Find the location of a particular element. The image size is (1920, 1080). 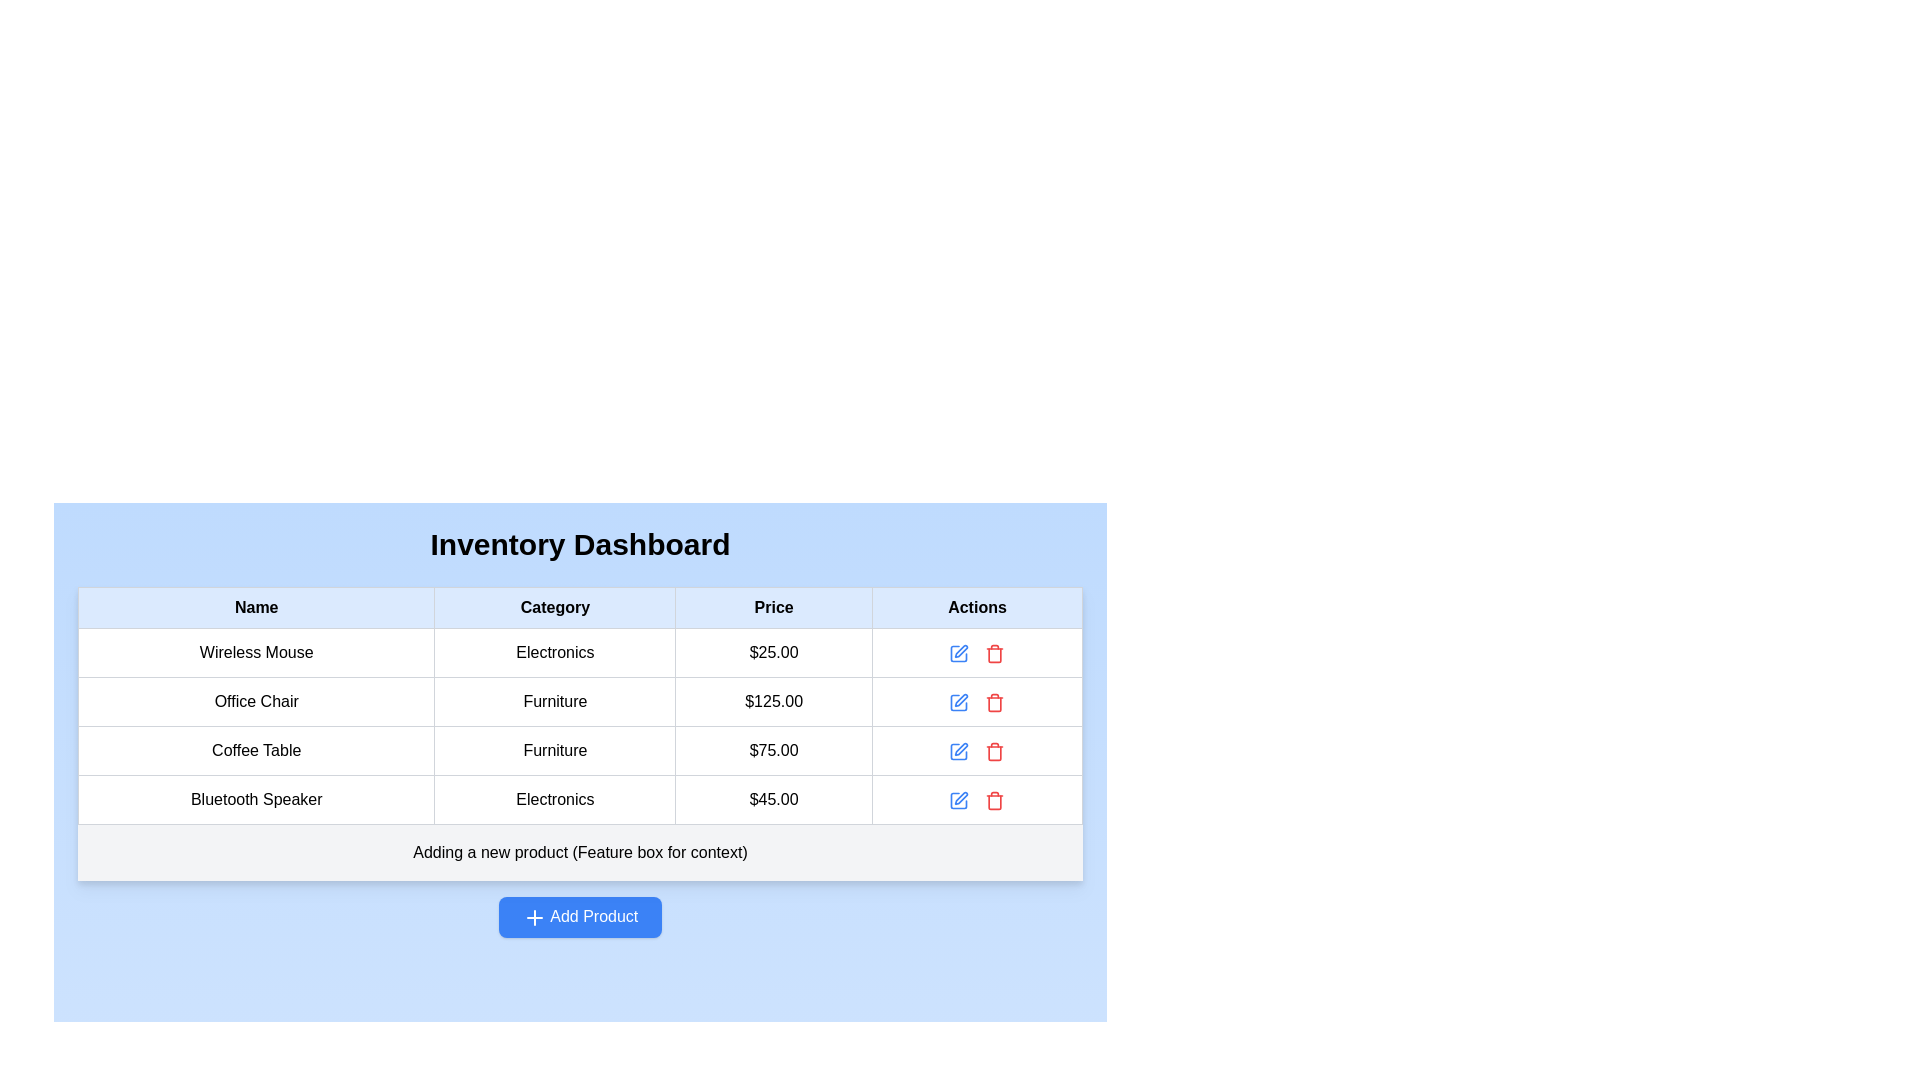

the trash bin icon in the 'Actions' column is located at coordinates (995, 801).